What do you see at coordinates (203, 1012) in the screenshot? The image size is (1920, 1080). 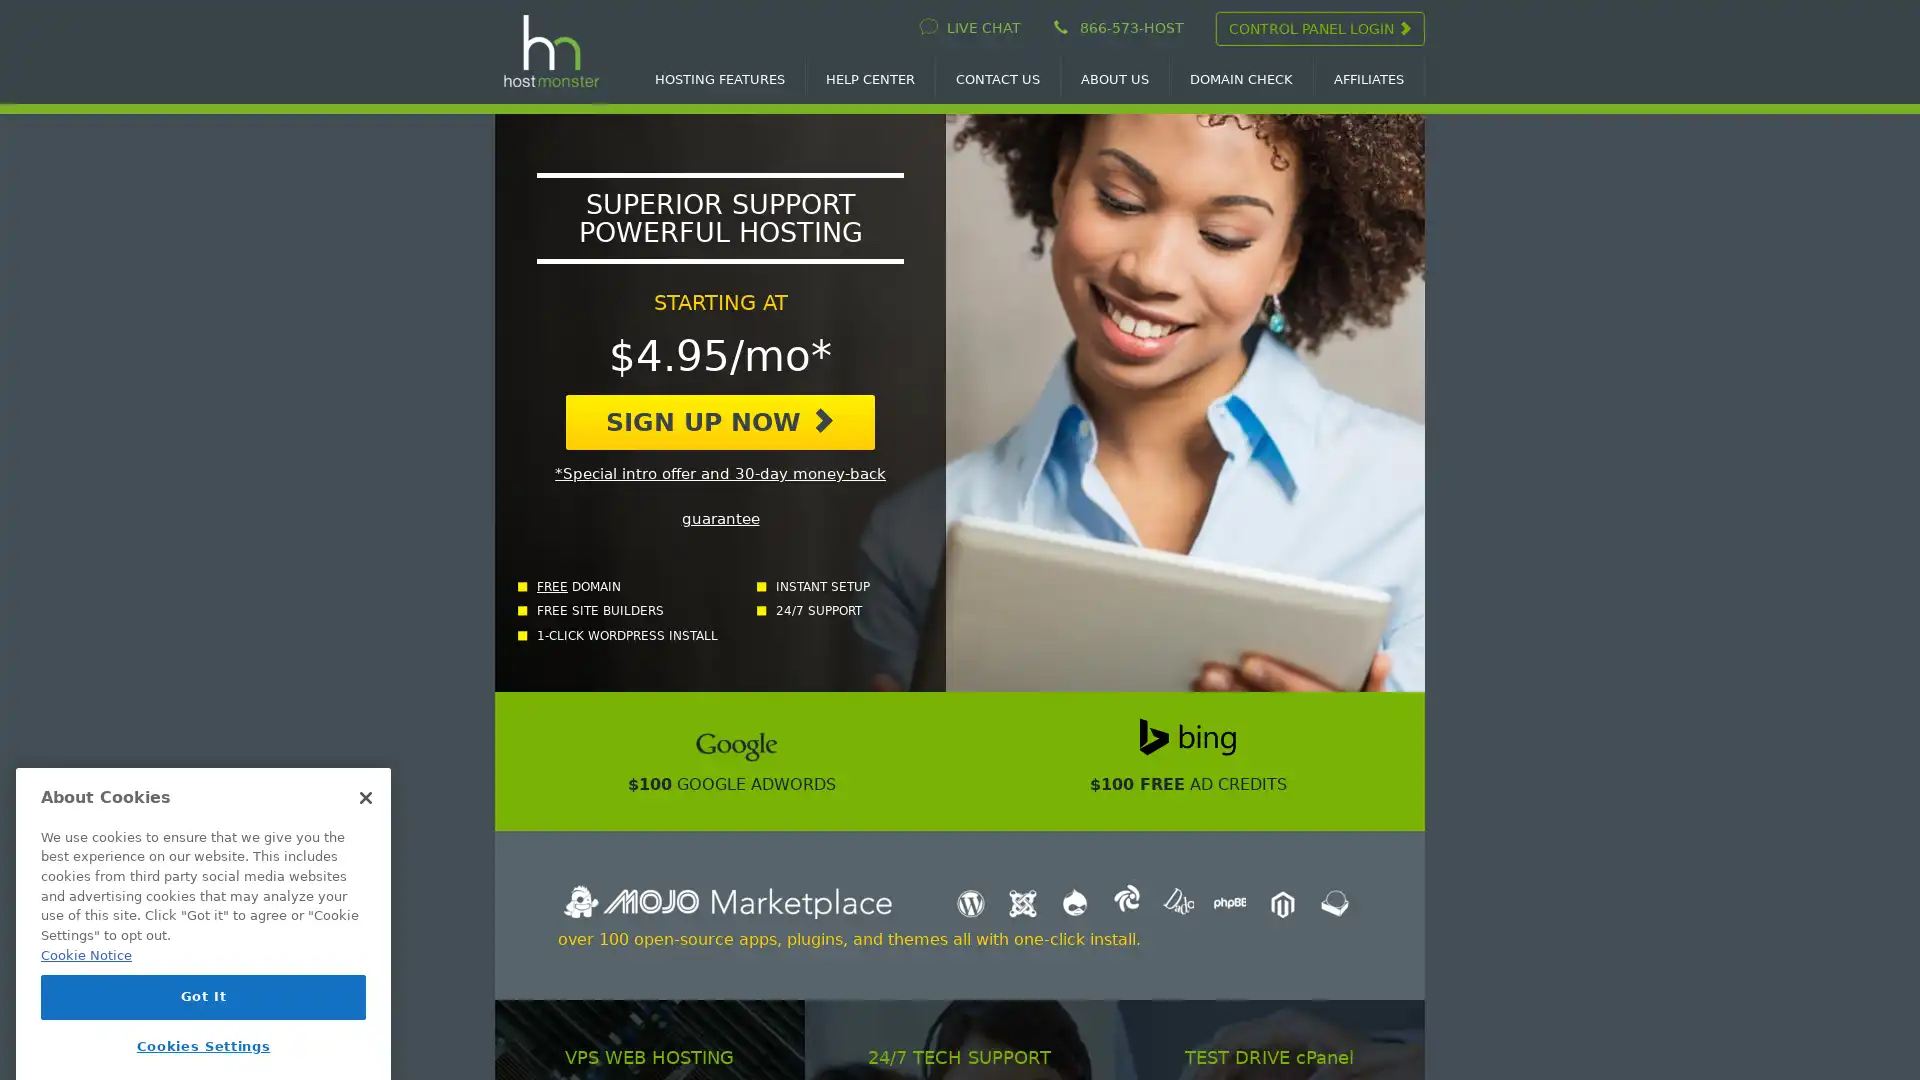 I see `Cookies Settings` at bounding box center [203, 1012].